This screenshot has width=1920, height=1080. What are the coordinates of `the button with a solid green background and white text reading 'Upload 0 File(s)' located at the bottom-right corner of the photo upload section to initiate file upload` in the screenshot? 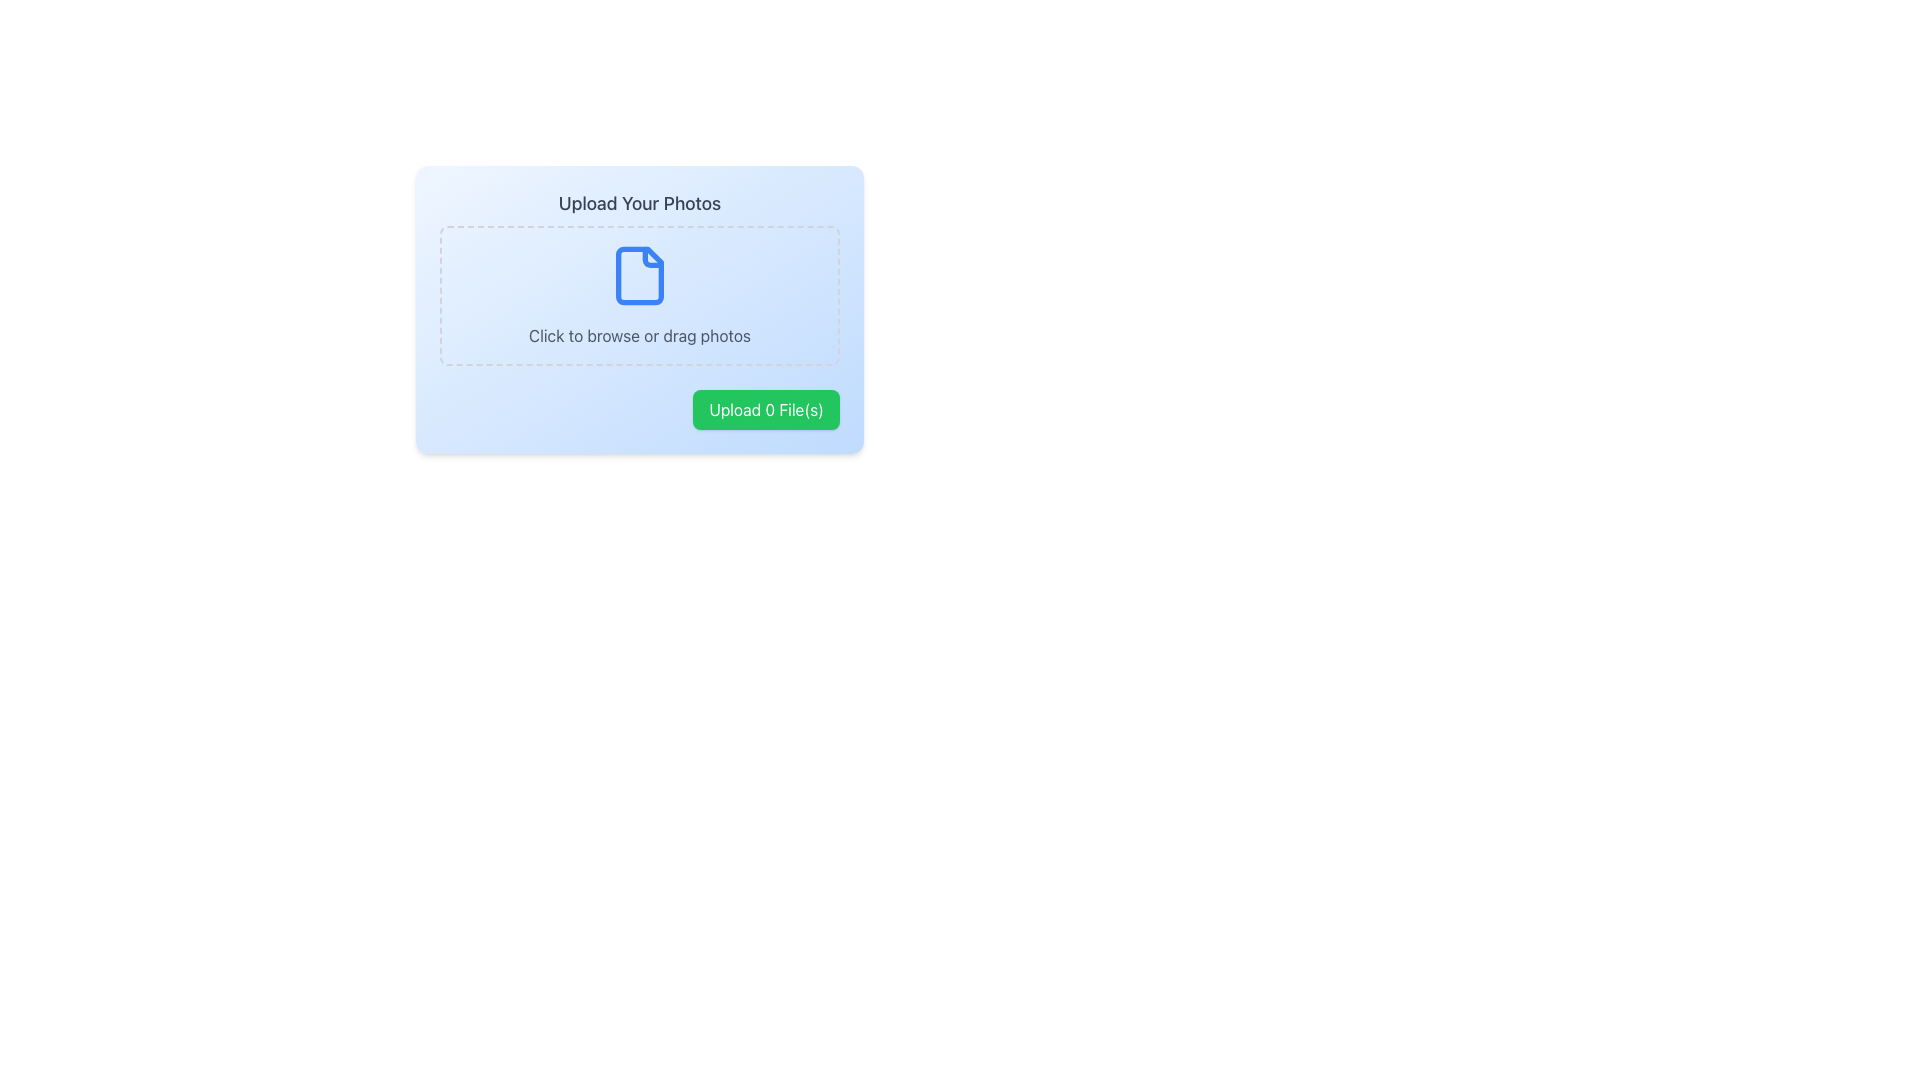 It's located at (765, 408).